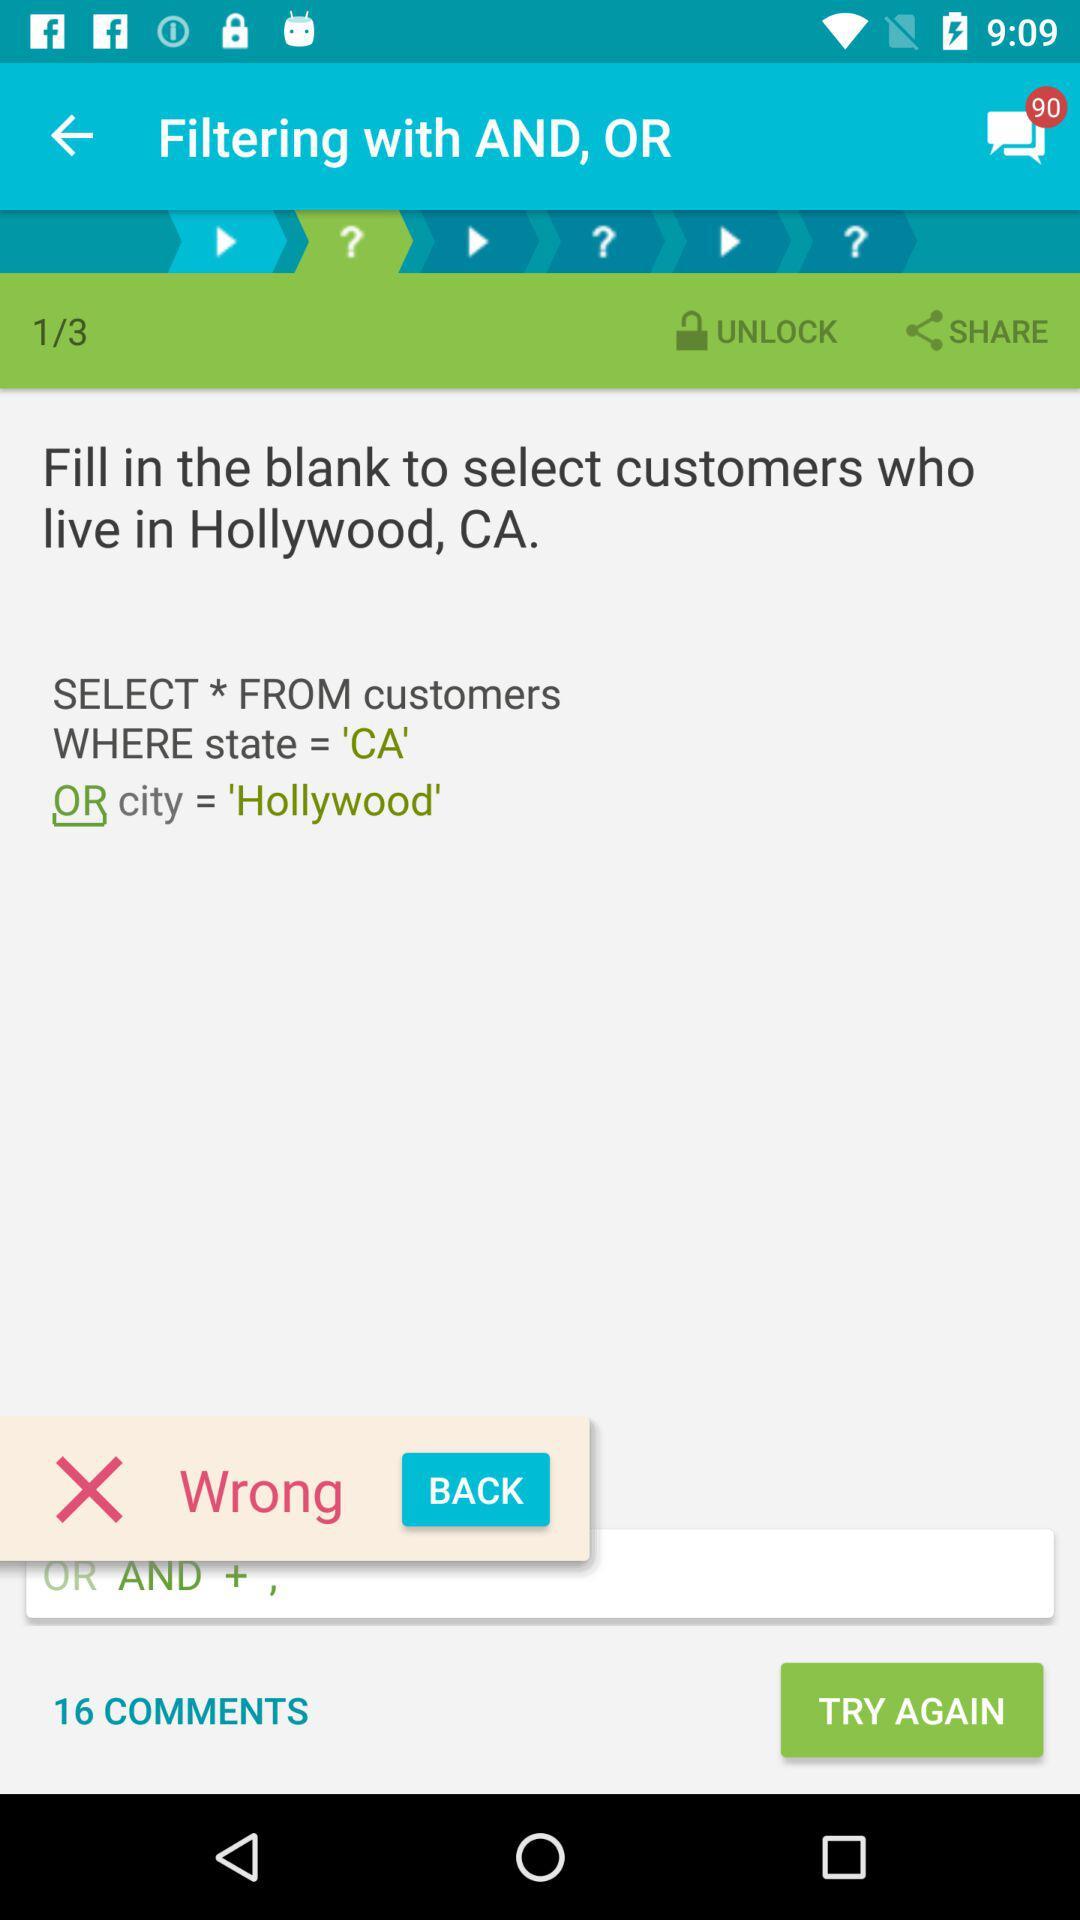 Image resolution: width=1080 pixels, height=1920 pixels. Describe the element at coordinates (350, 240) in the screenshot. I see `help` at that location.